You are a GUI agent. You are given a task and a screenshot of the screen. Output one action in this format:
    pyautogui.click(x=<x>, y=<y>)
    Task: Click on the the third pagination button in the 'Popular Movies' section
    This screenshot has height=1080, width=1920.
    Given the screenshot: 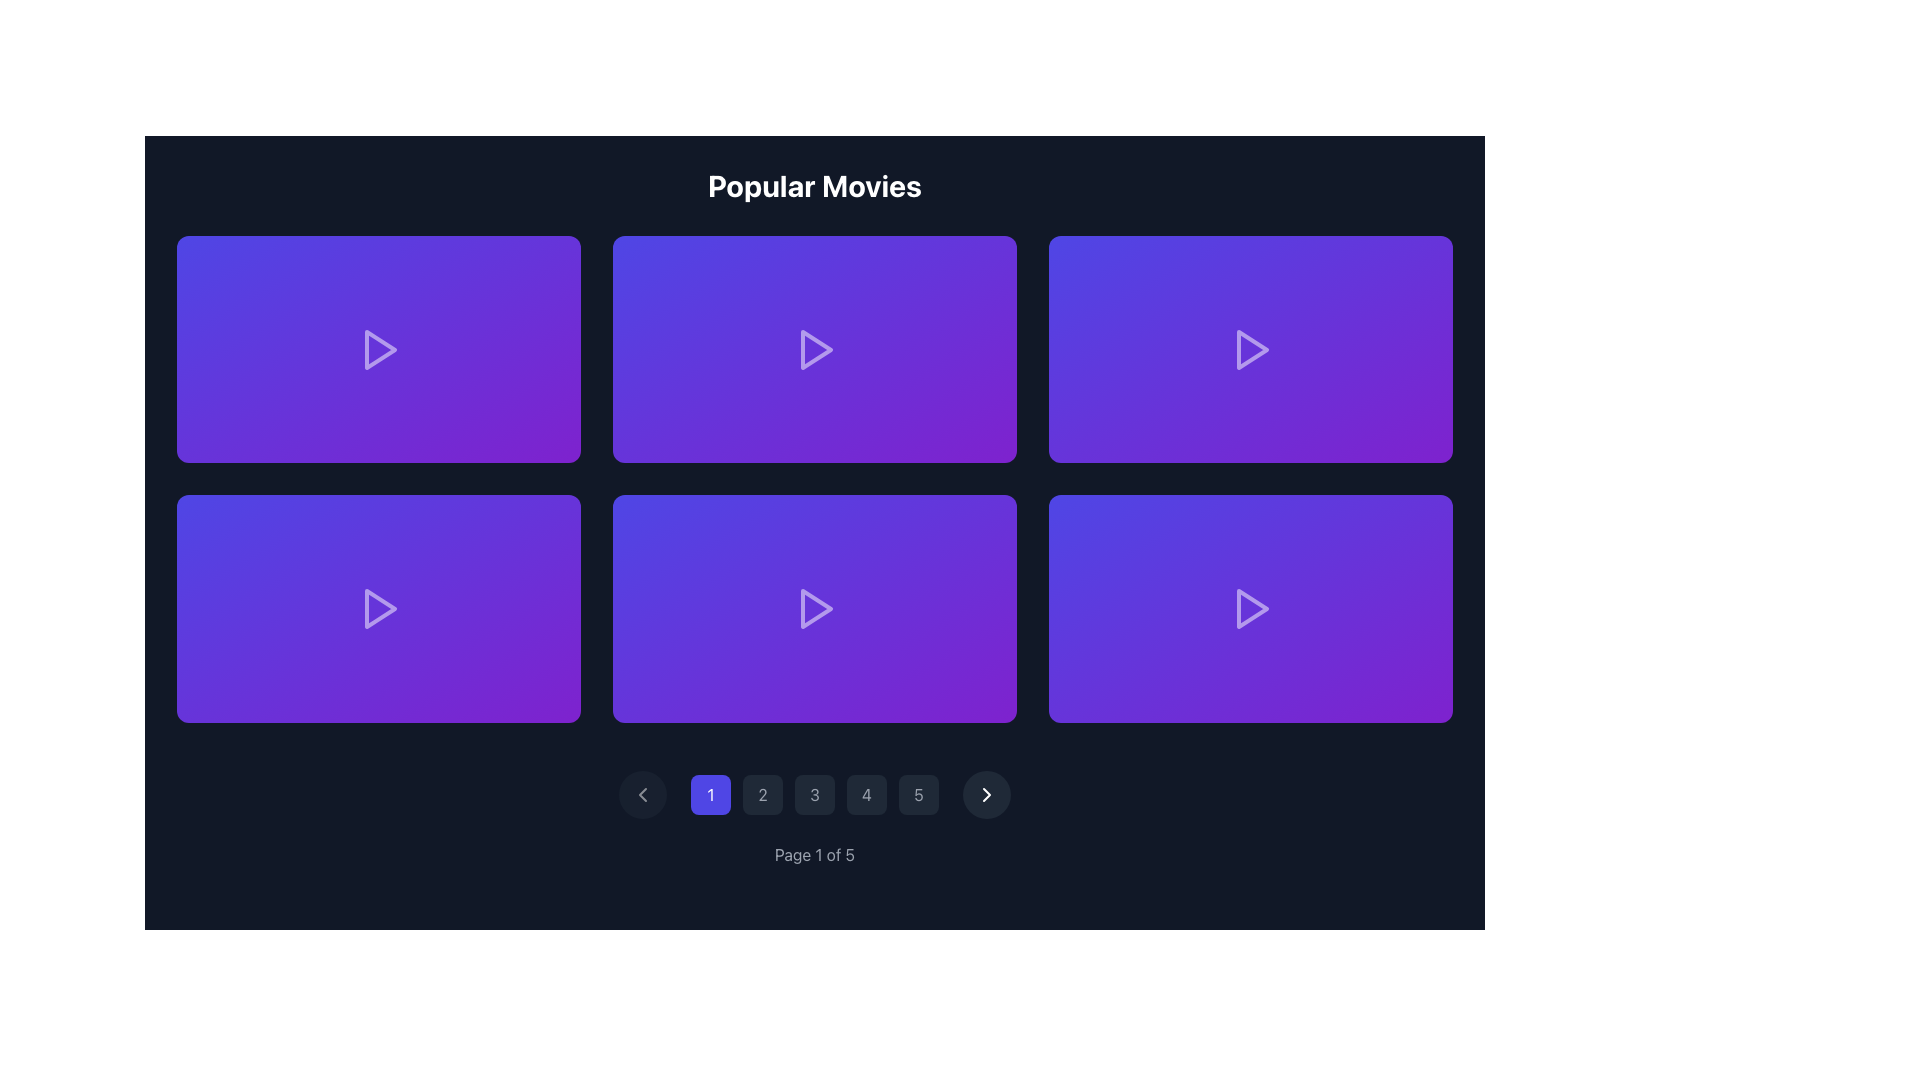 What is the action you would take?
    pyautogui.click(x=815, y=793)
    